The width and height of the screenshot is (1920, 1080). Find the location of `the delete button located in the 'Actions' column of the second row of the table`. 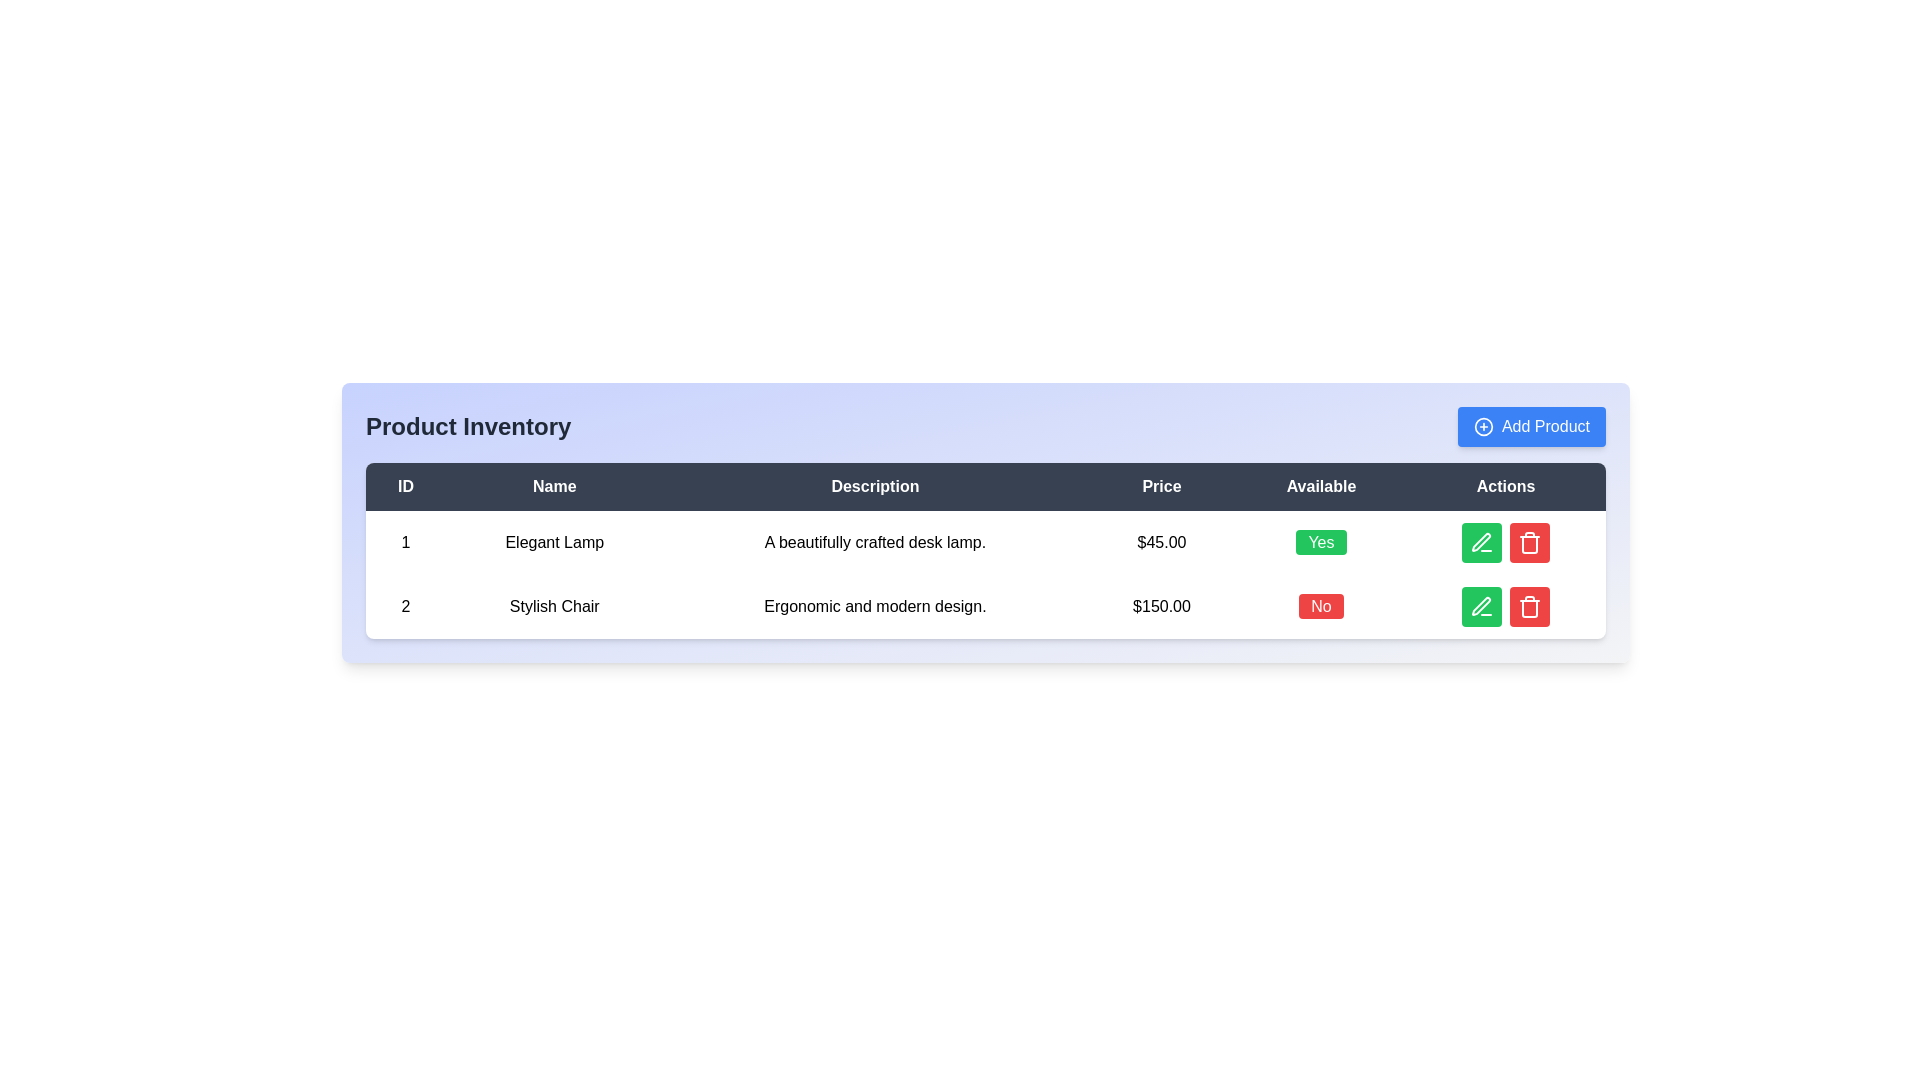

the delete button located in the 'Actions' column of the second row of the table is located at coordinates (1529, 543).